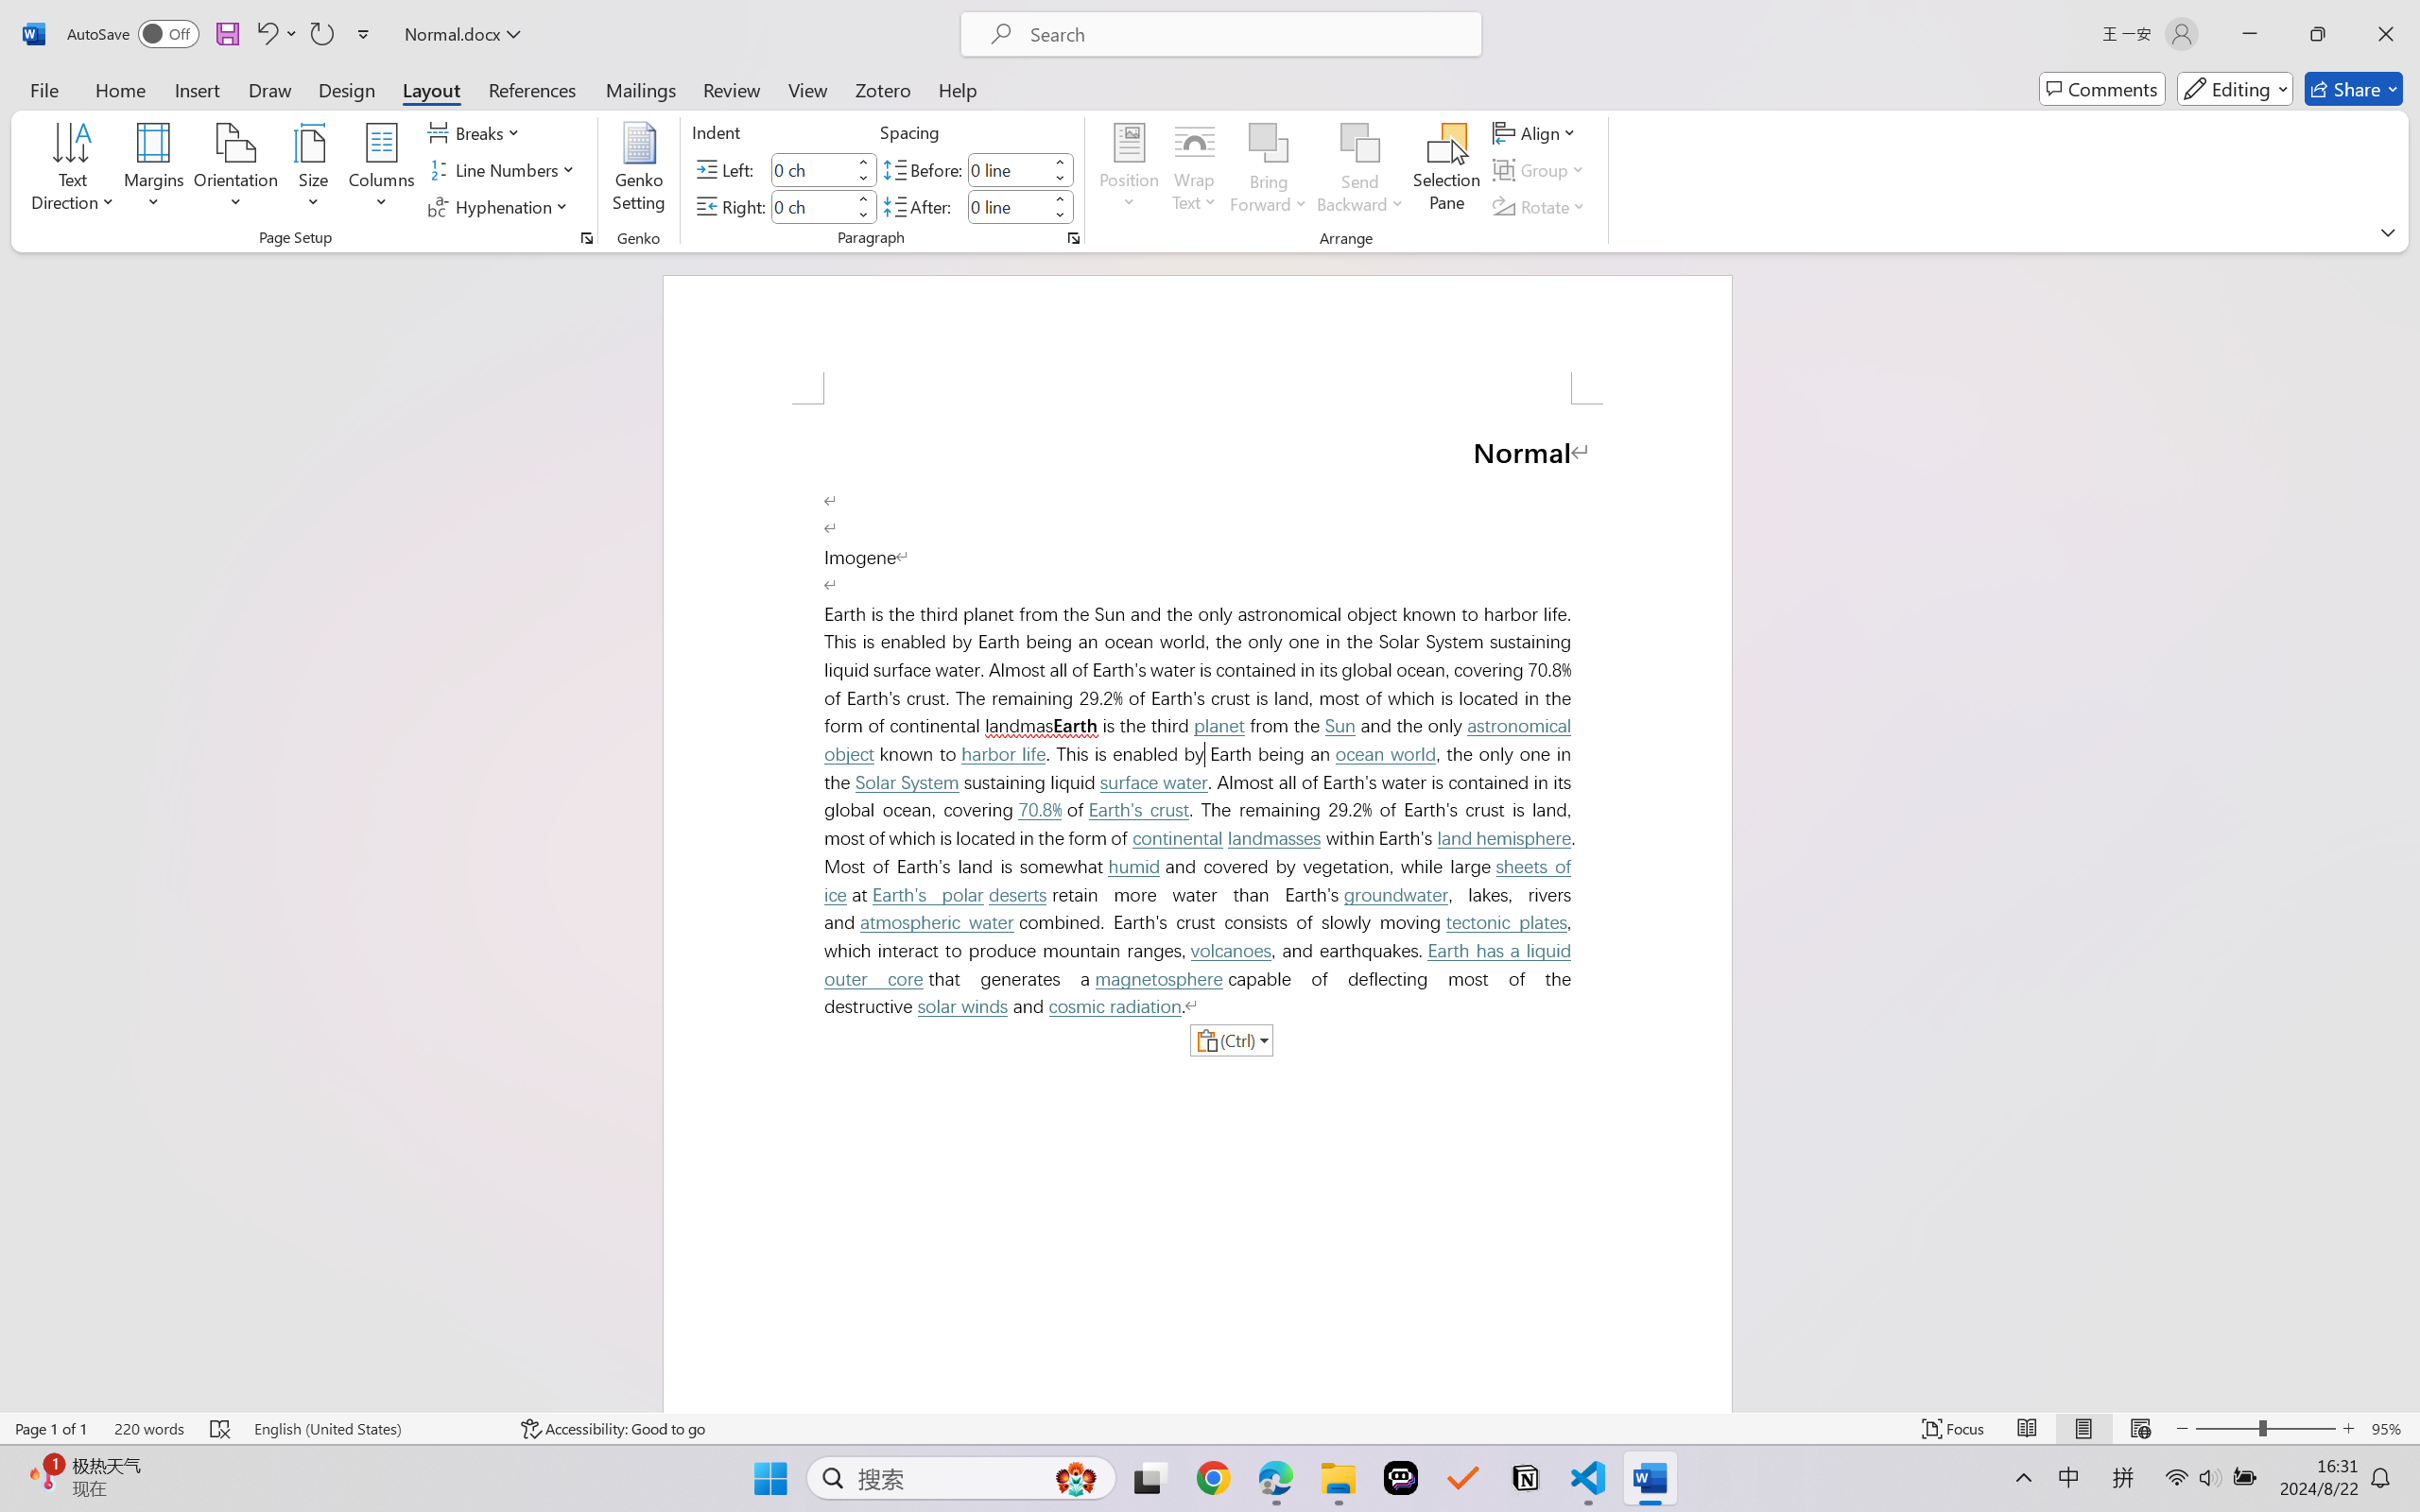 The height and width of the screenshot is (1512, 2420). Describe the element at coordinates (1504, 837) in the screenshot. I see `'land hemisphere'` at that location.